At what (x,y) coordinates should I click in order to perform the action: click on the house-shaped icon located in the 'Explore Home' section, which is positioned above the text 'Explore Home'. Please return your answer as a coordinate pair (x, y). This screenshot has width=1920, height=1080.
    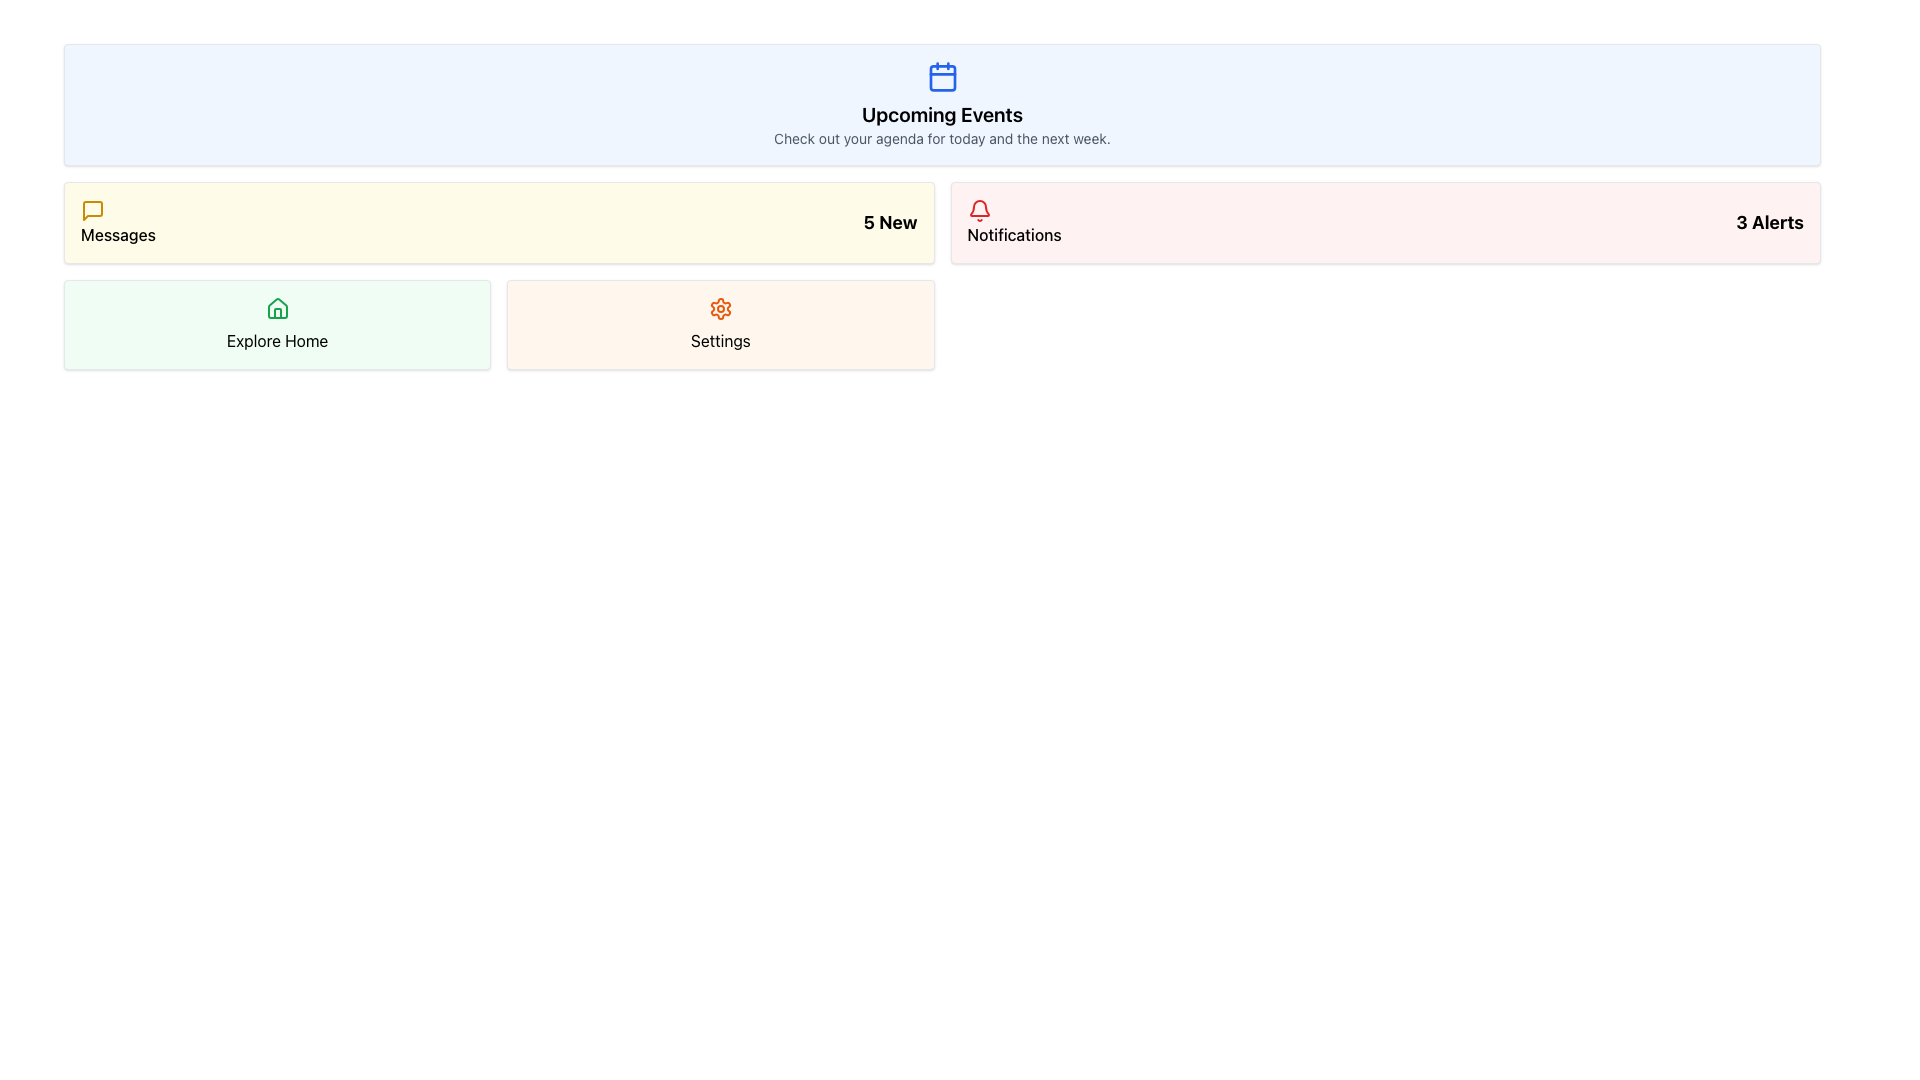
    Looking at the image, I should click on (276, 308).